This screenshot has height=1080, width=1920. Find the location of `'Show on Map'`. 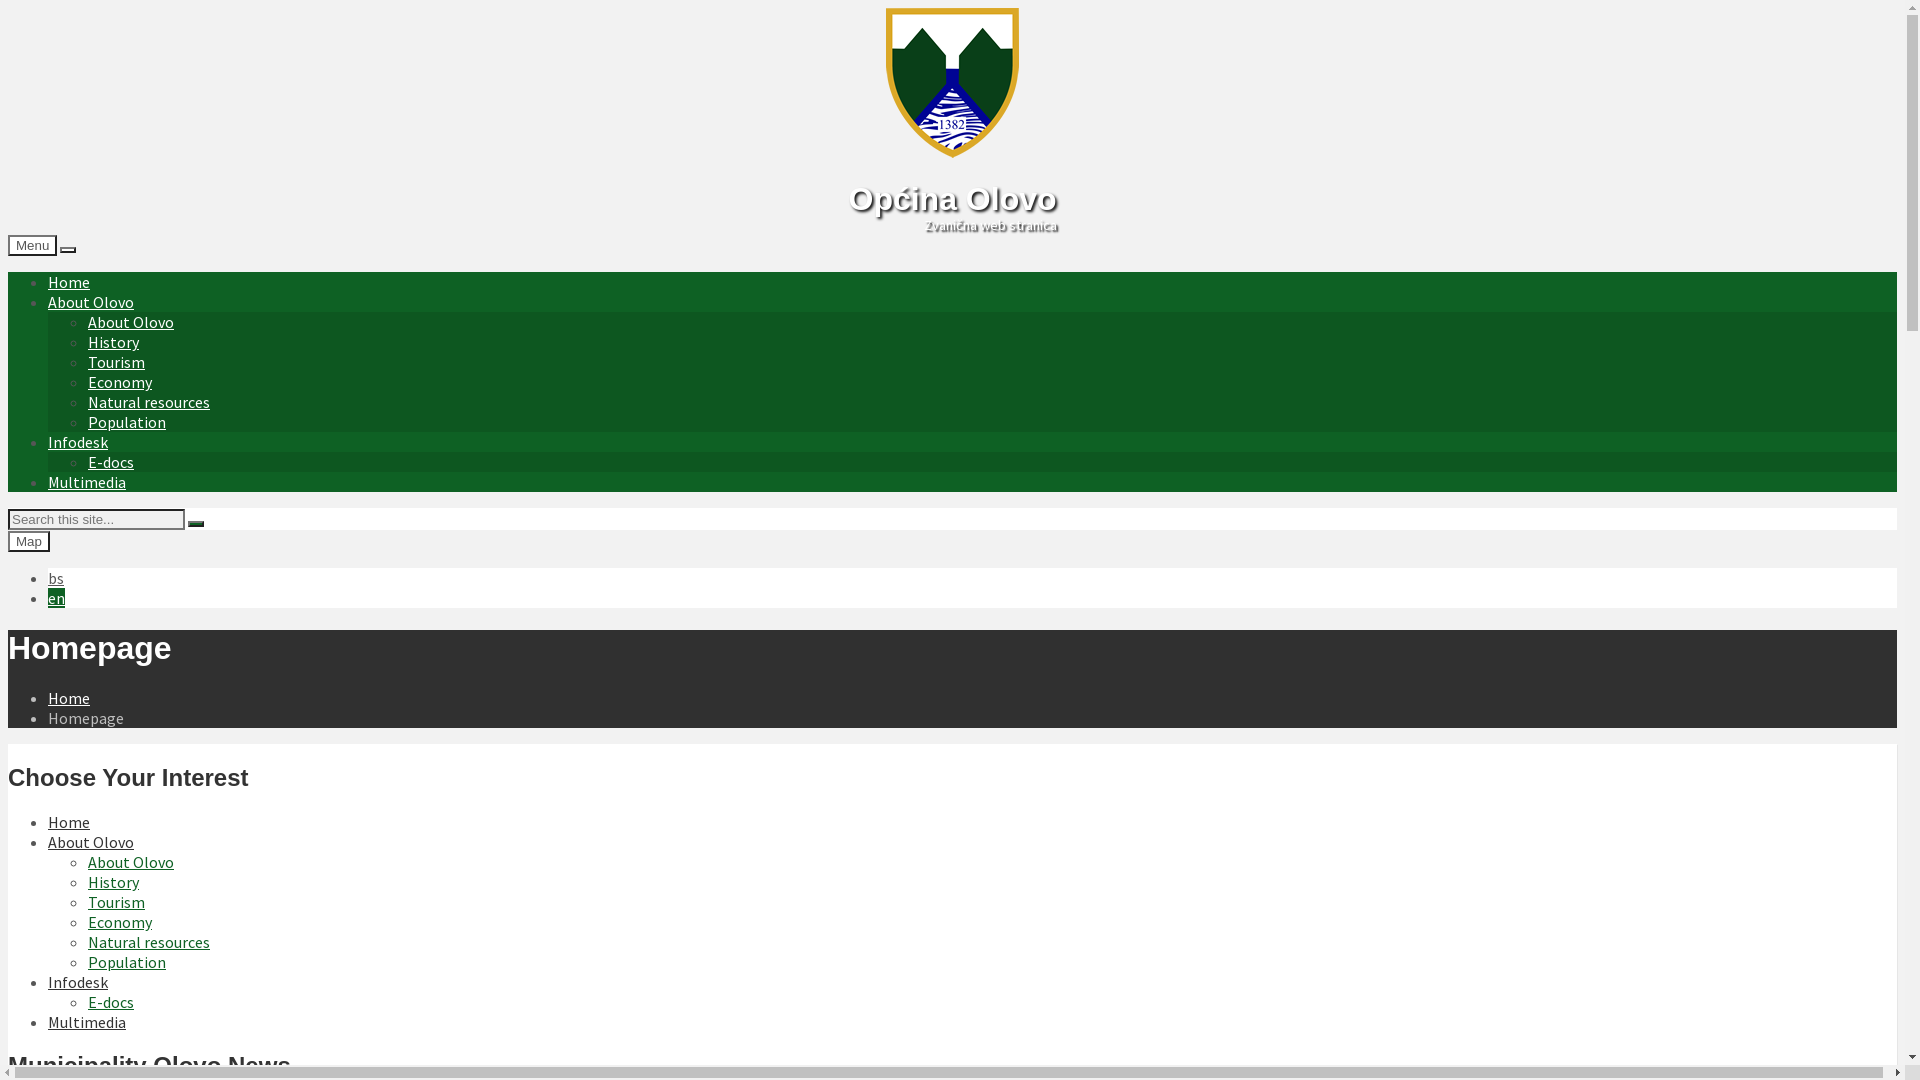

'Show on Map' is located at coordinates (67, 249).